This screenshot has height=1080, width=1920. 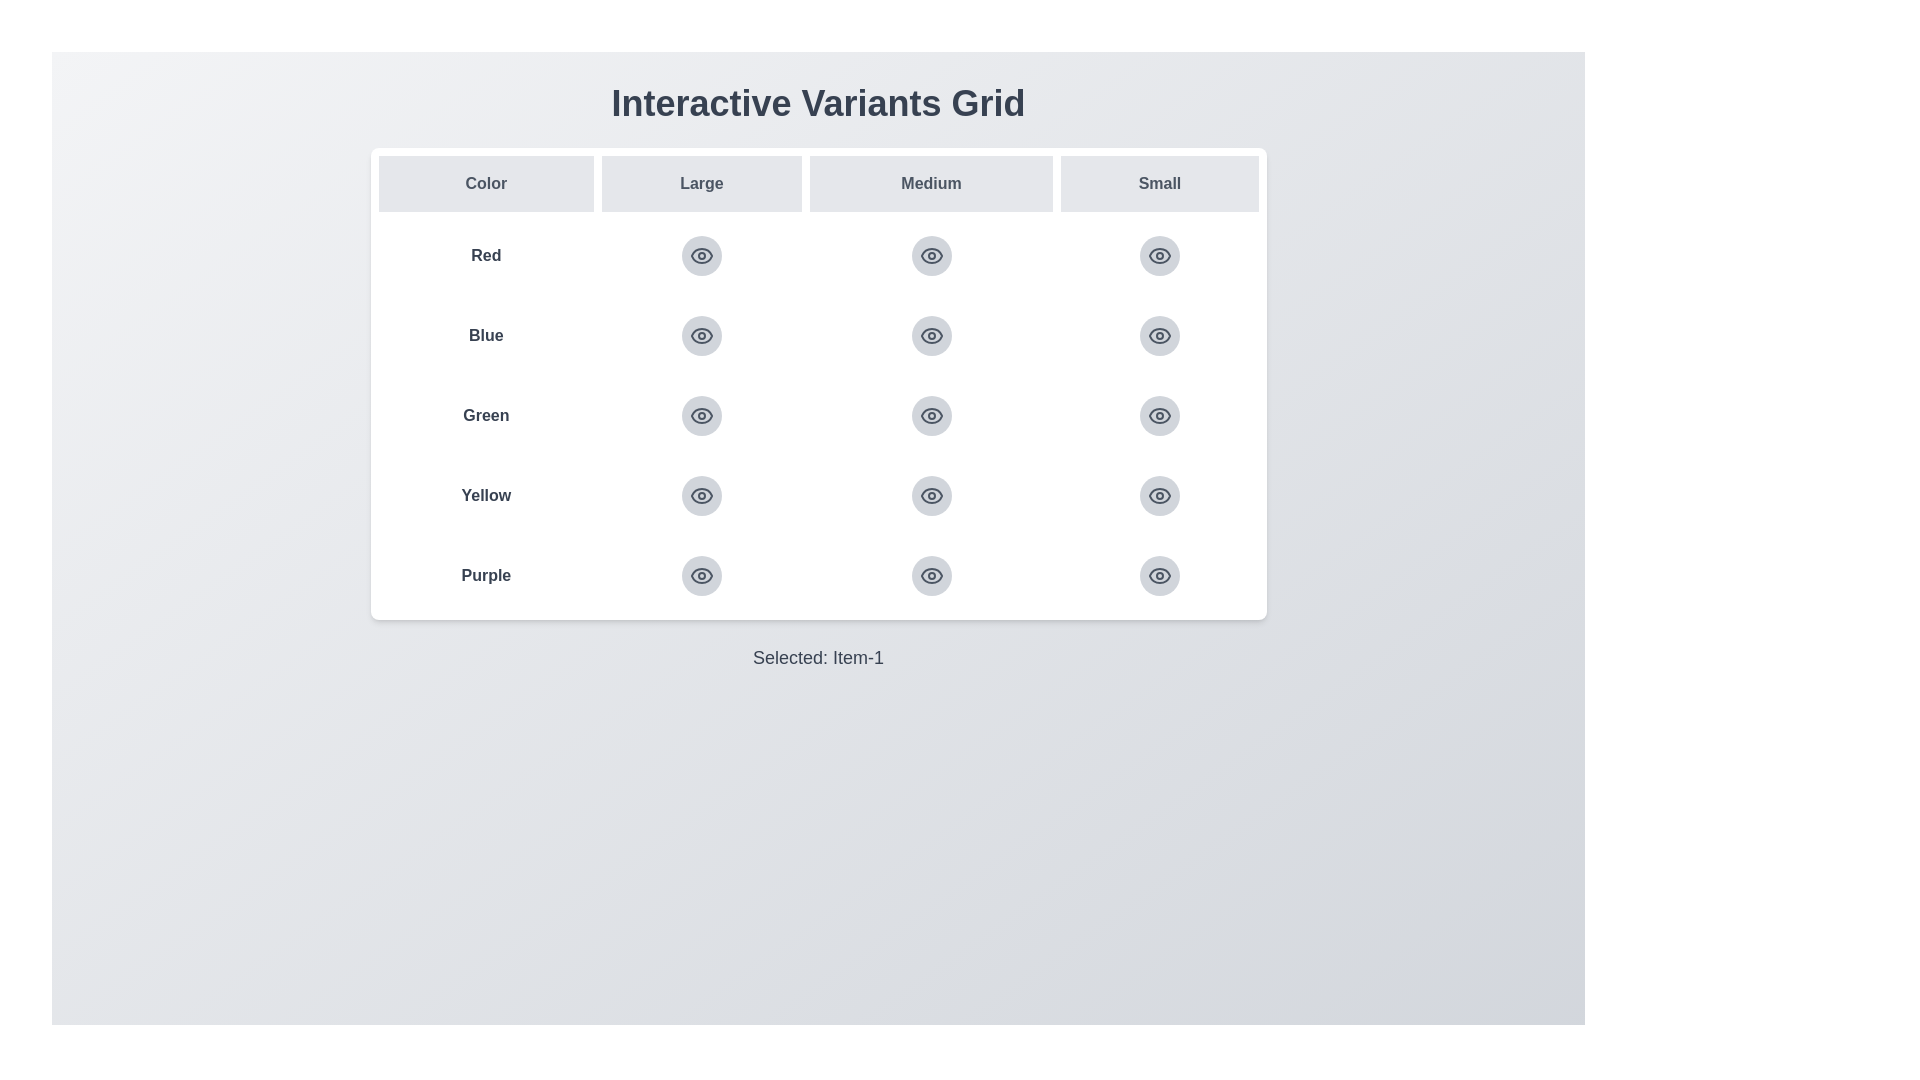 What do you see at coordinates (701, 334) in the screenshot?
I see `the eye-shaped icon located in the 'Blue' row and second column labeled 'Large'` at bounding box center [701, 334].